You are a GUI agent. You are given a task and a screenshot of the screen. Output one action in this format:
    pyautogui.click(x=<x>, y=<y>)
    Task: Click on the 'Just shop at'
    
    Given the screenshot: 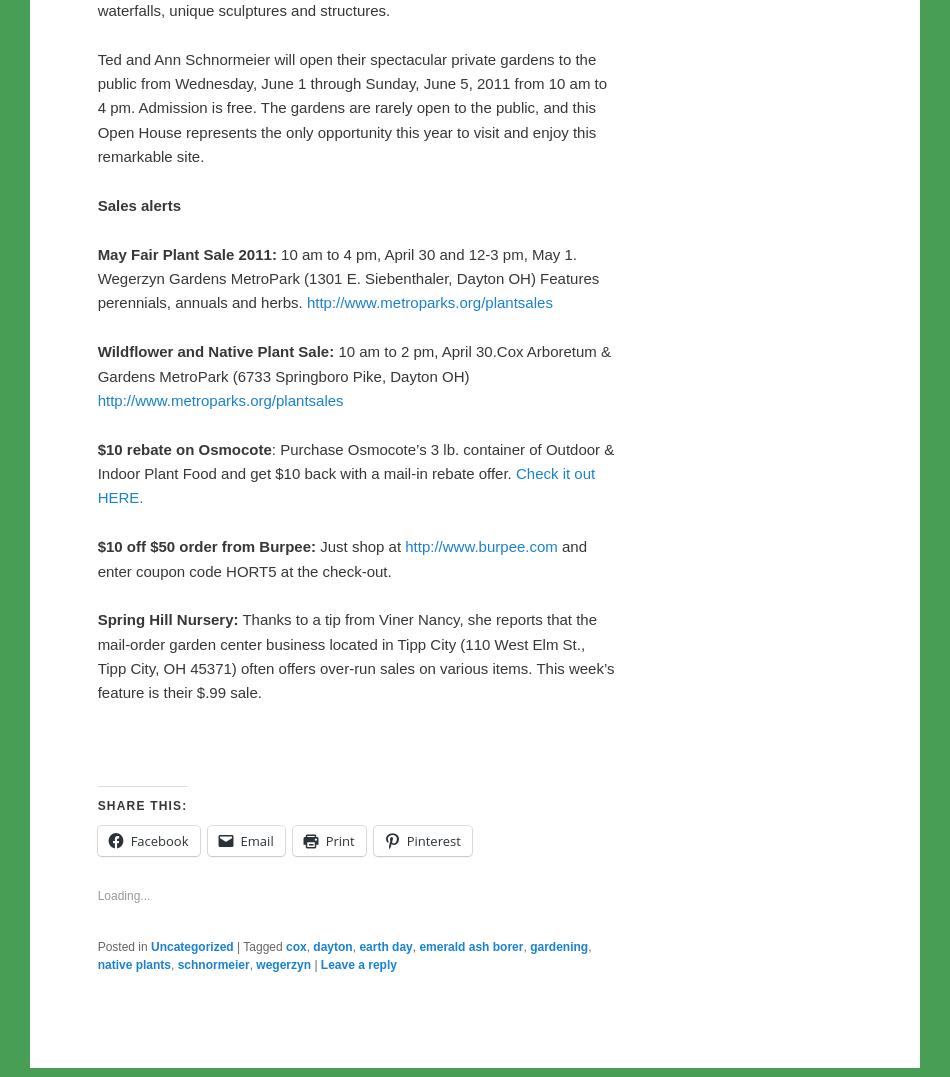 What is the action you would take?
    pyautogui.click(x=314, y=965)
    